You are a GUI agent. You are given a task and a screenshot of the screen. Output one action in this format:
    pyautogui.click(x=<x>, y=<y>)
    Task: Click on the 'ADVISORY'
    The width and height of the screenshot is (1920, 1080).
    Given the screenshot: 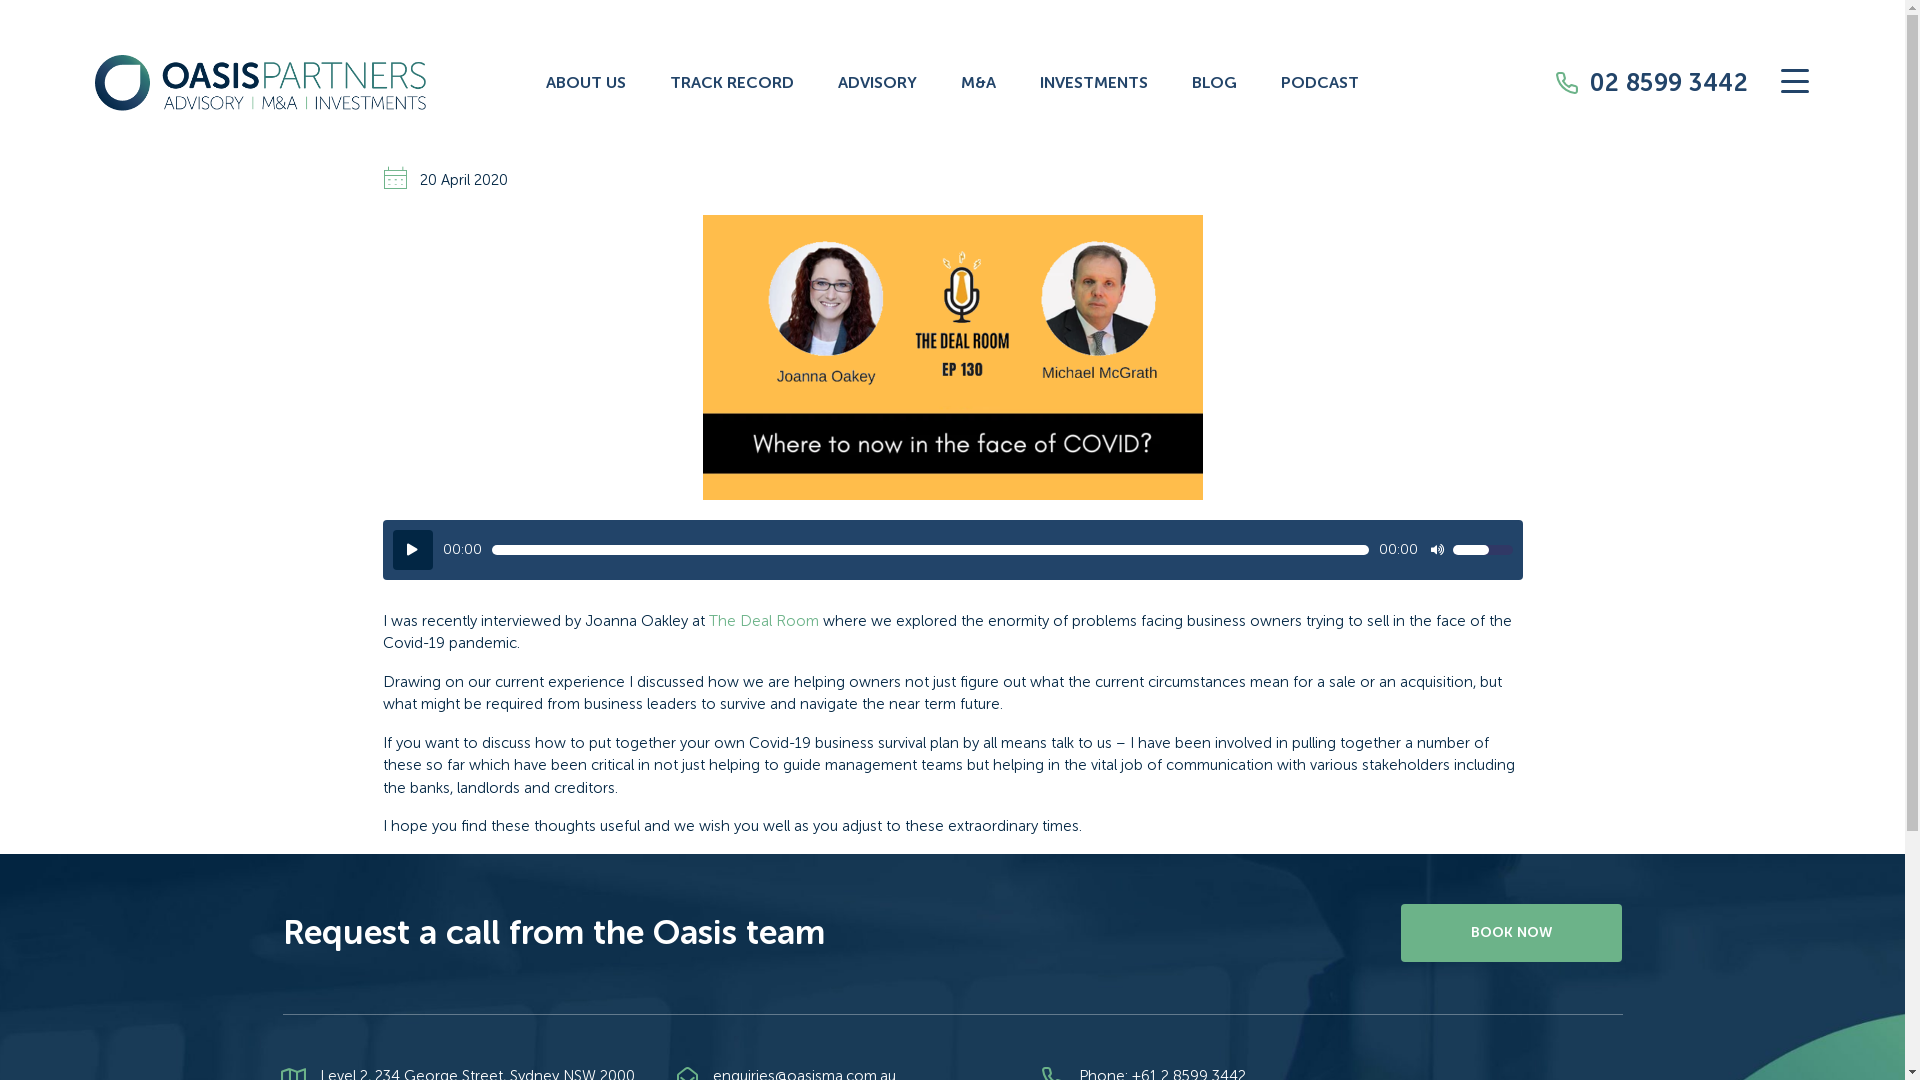 What is the action you would take?
    pyautogui.click(x=877, y=82)
    